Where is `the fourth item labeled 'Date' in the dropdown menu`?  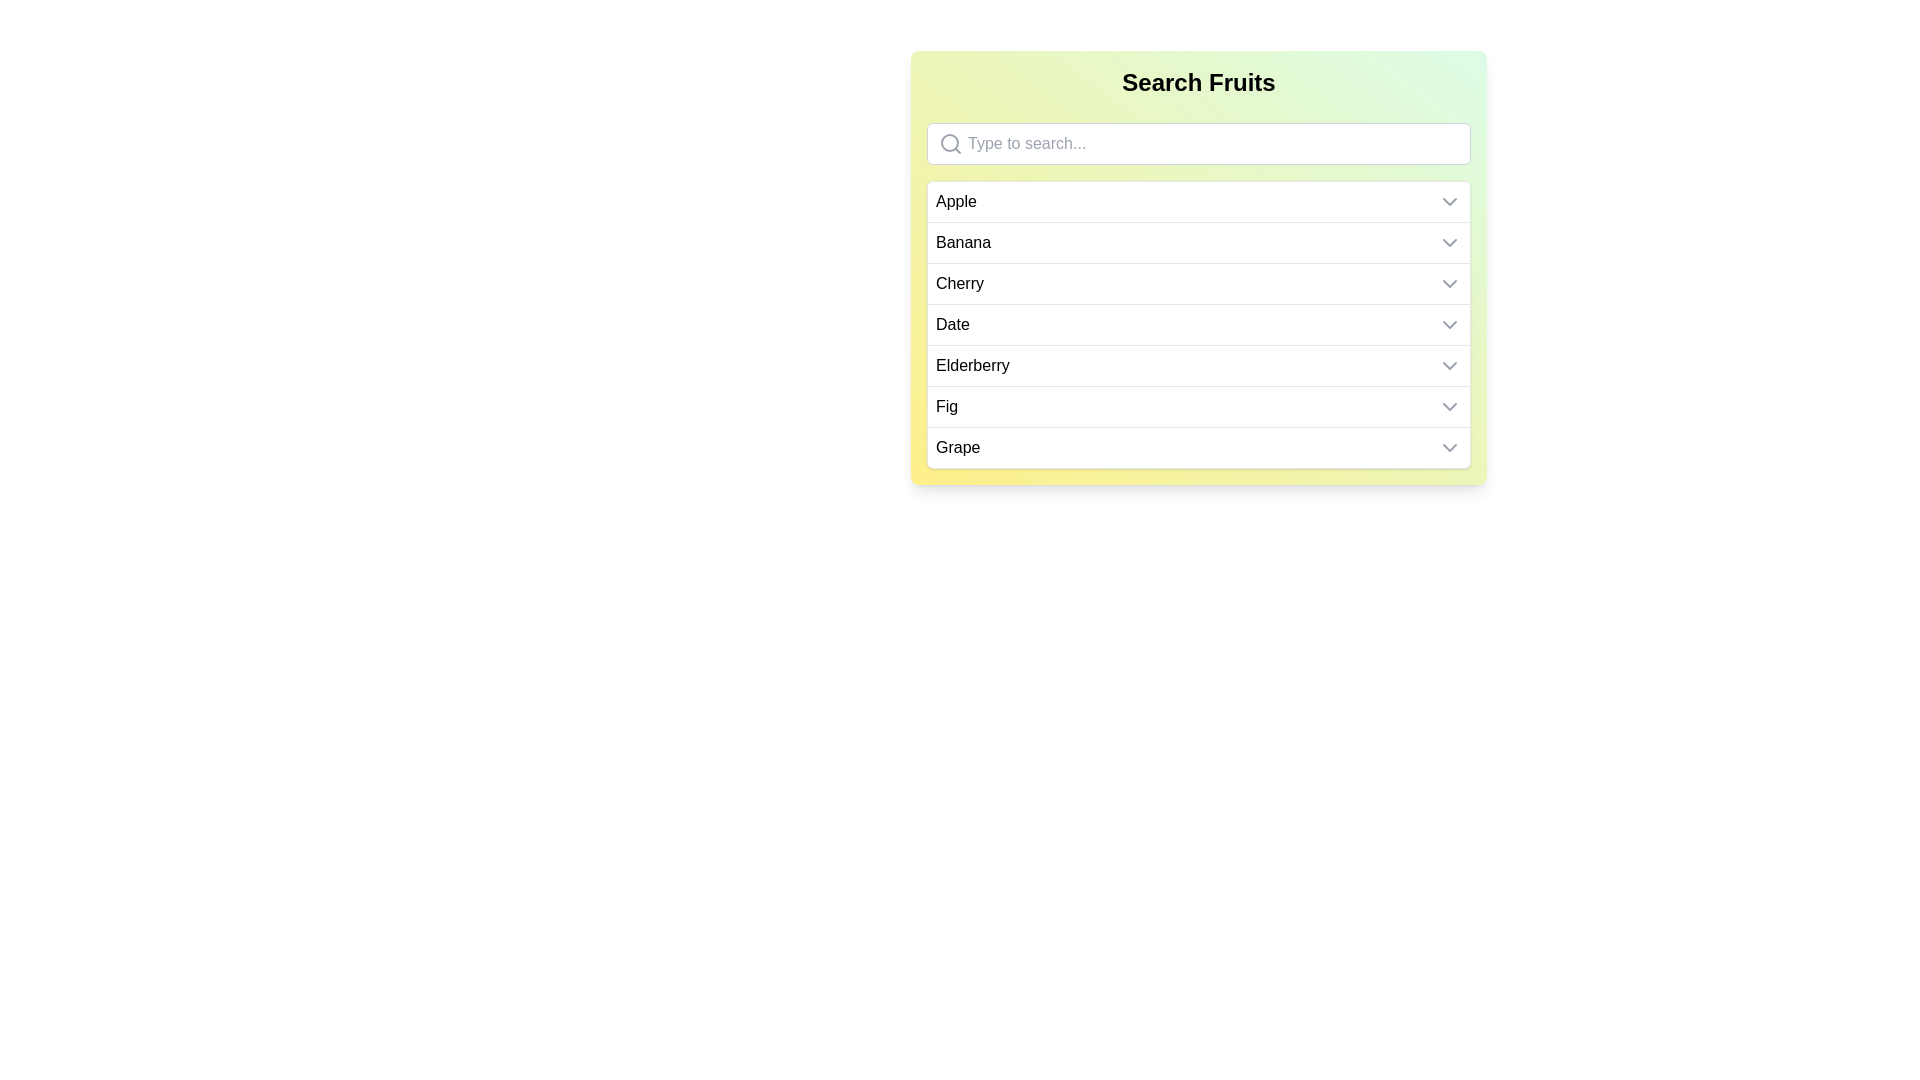
the fourth item labeled 'Date' in the dropdown menu is located at coordinates (1199, 323).